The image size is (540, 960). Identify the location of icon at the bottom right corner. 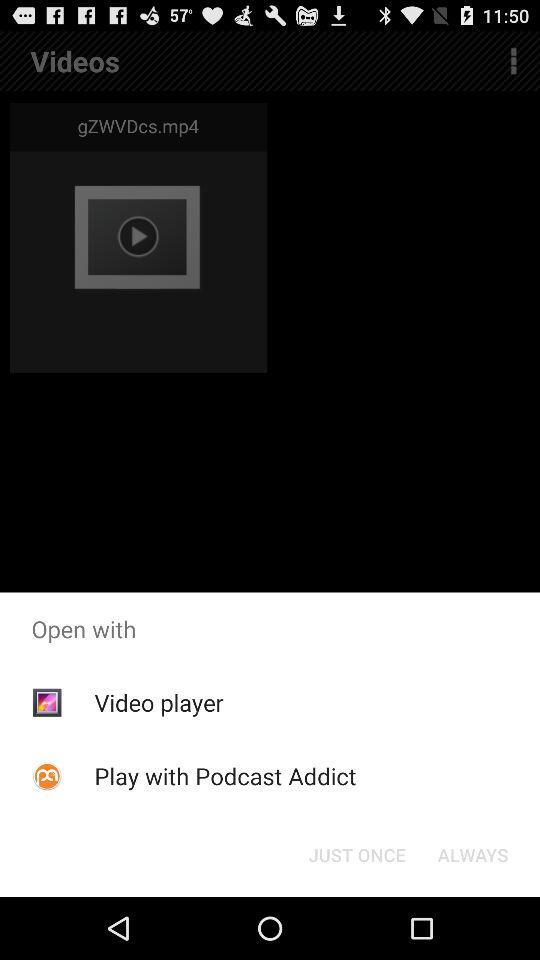
(472, 853).